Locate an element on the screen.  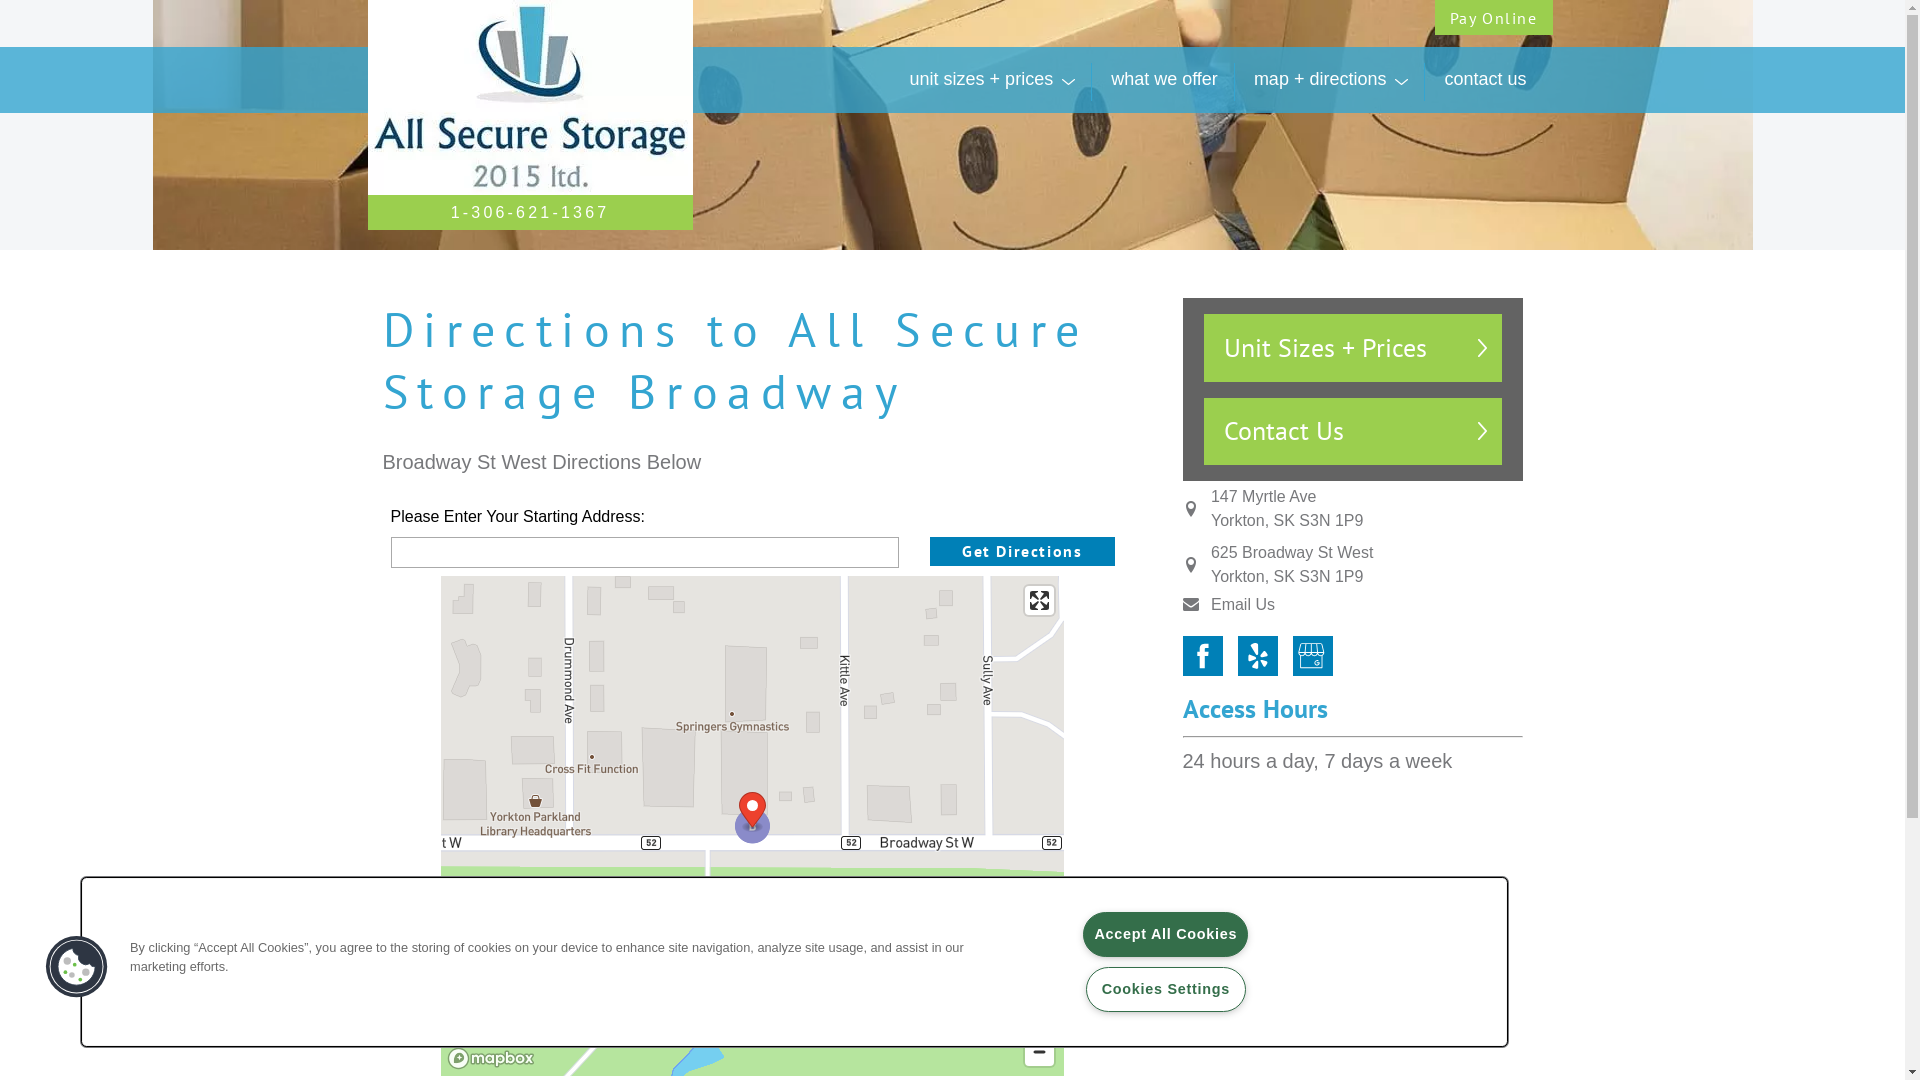
'Email Us' is located at coordinates (1242, 603).